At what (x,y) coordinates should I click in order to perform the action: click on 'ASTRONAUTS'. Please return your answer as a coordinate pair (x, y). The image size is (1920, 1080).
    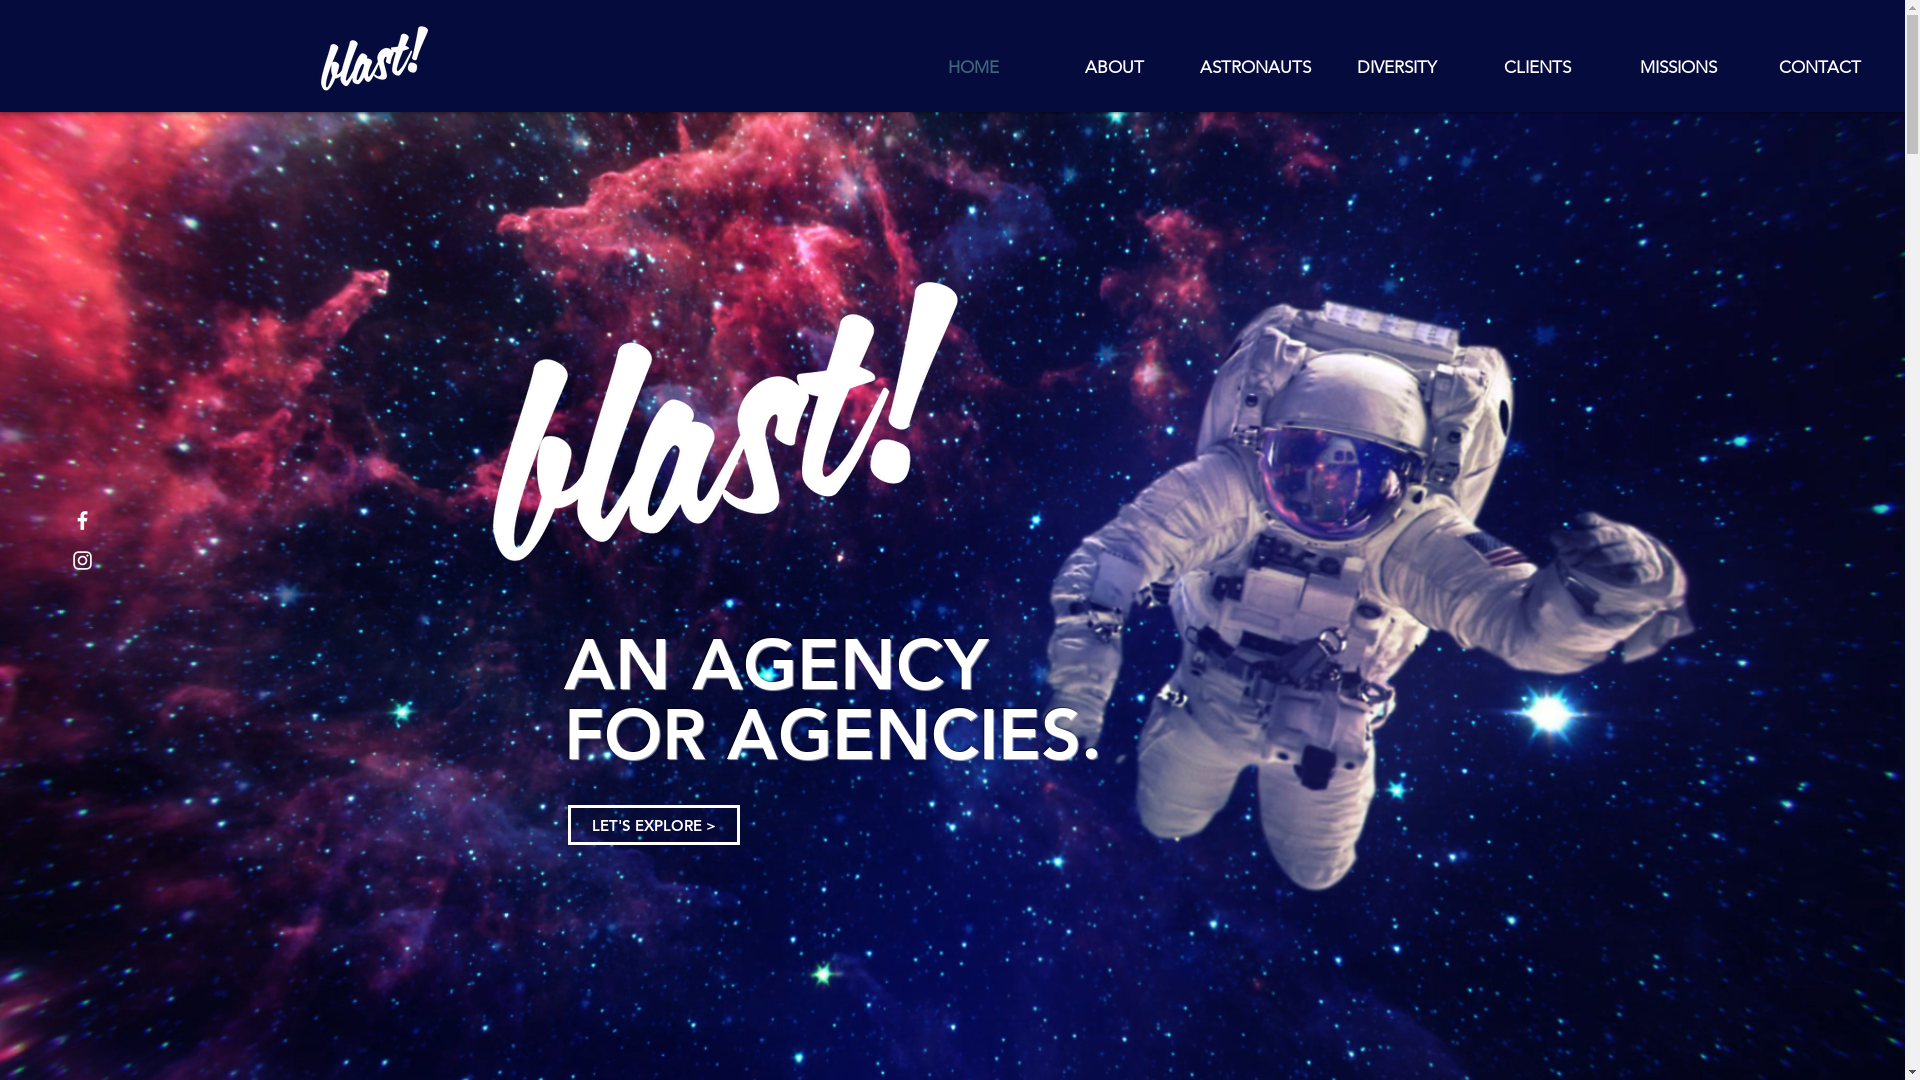
    Looking at the image, I should click on (1254, 65).